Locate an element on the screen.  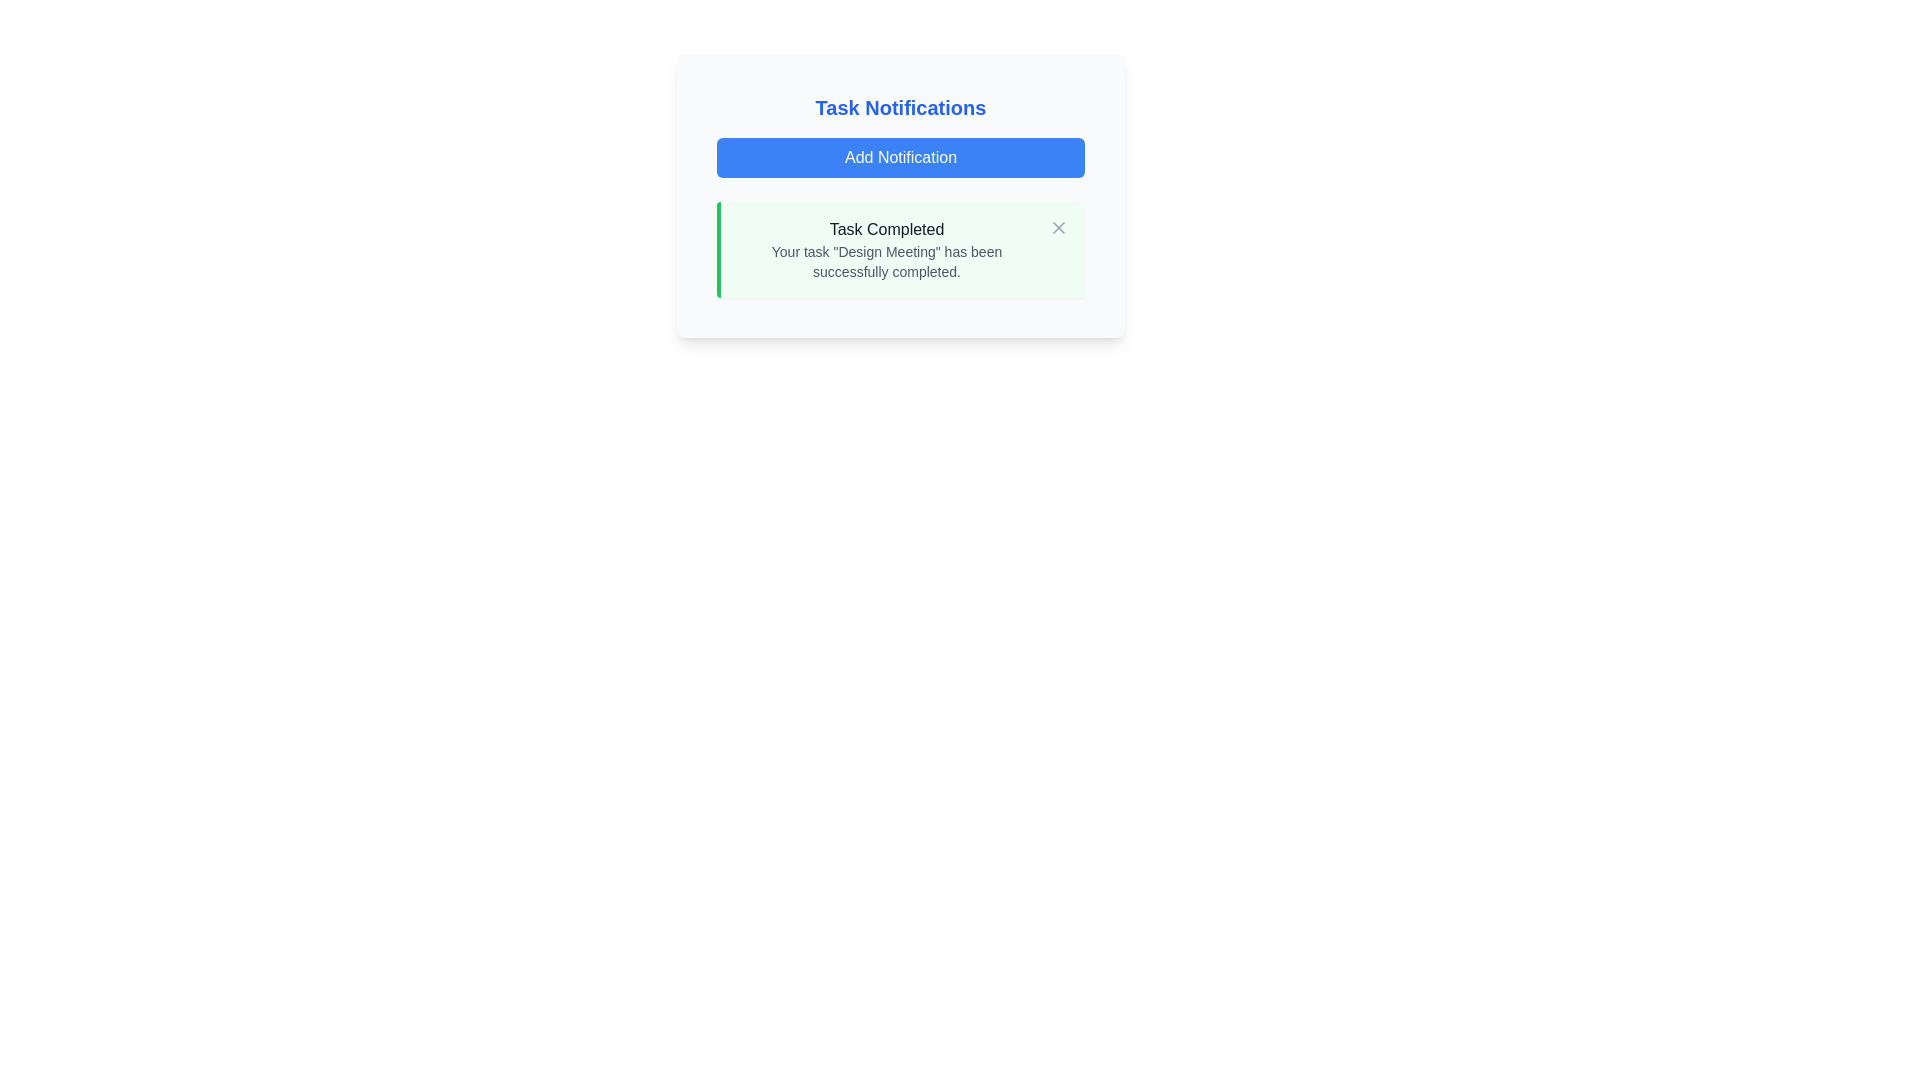
the text block that notifies the user about the successful completion of the 'Design Meeting' task, located directly below the heading 'Task Completed.' is located at coordinates (886, 261).